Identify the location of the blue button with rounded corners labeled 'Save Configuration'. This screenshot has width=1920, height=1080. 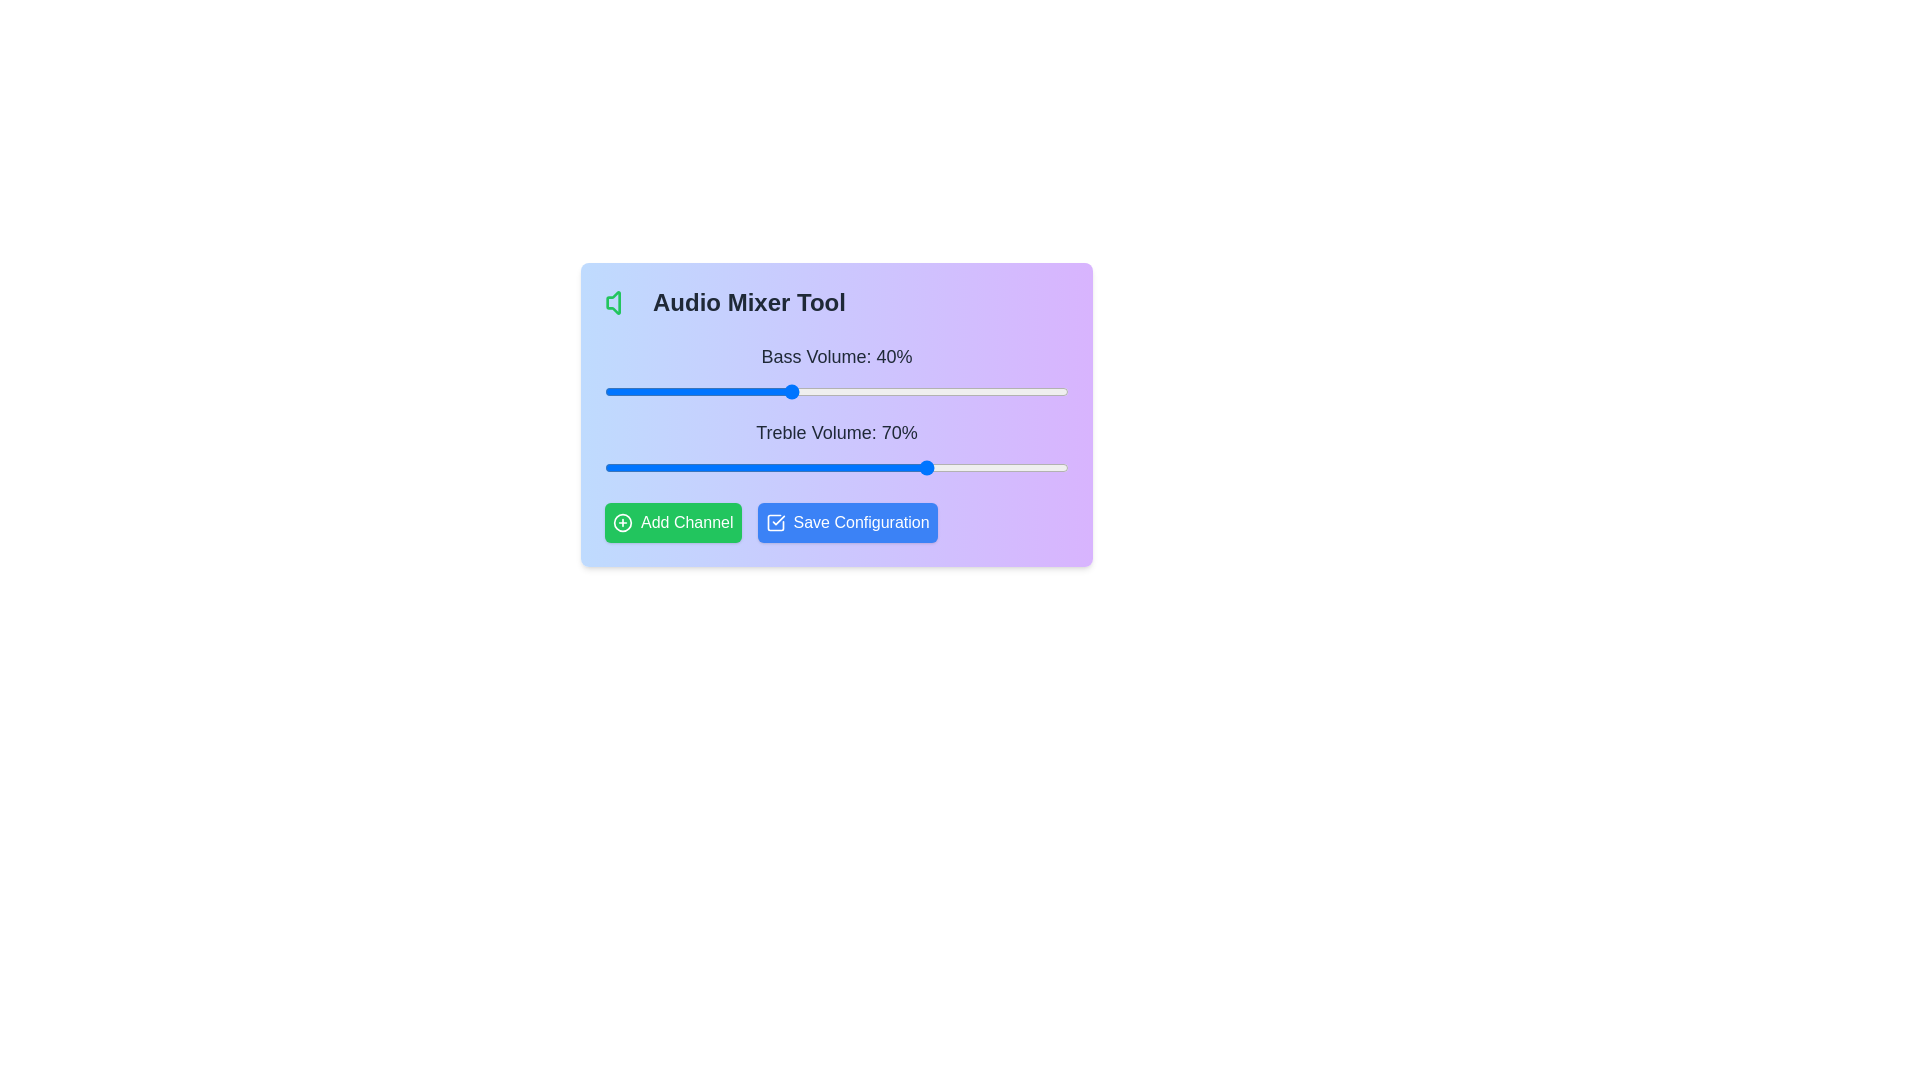
(847, 522).